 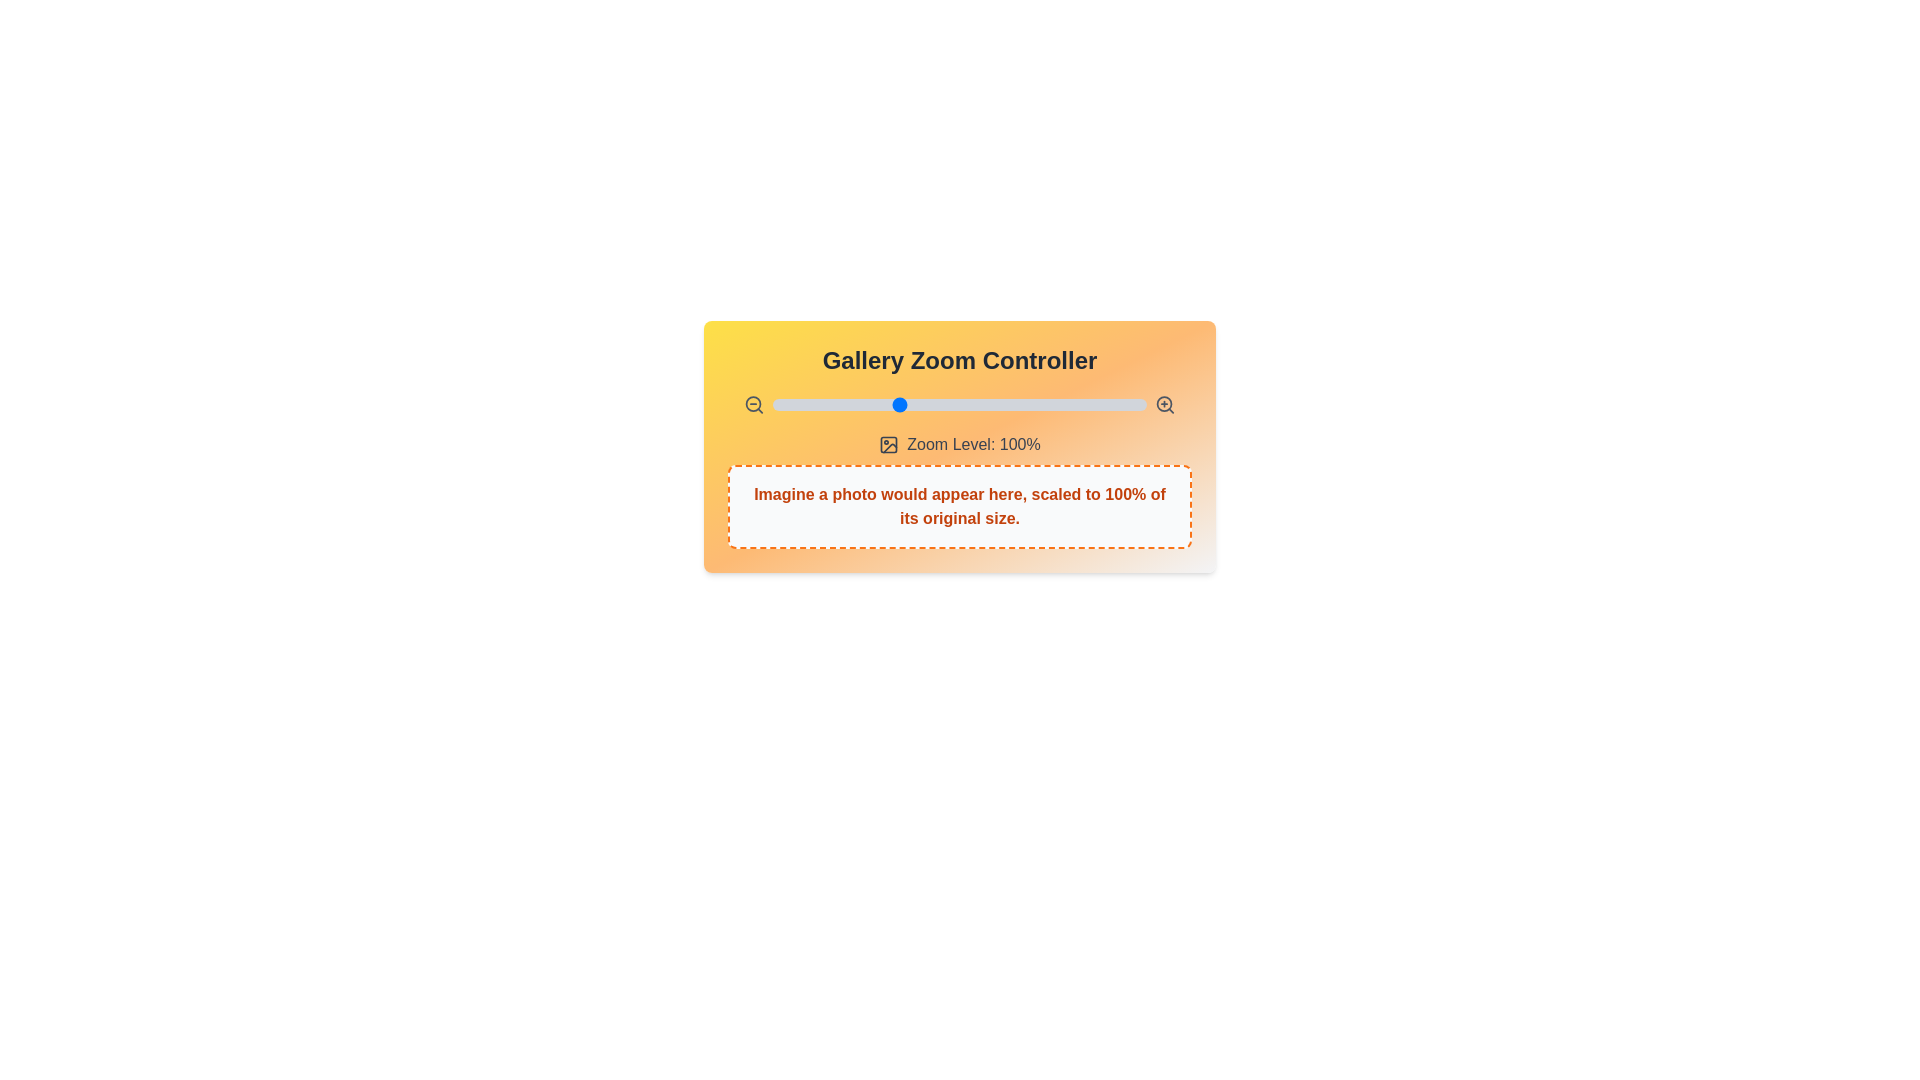 What do you see at coordinates (914, 405) in the screenshot?
I see `the zoom level to 107% by interacting with the slider` at bounding box center [914, 405].